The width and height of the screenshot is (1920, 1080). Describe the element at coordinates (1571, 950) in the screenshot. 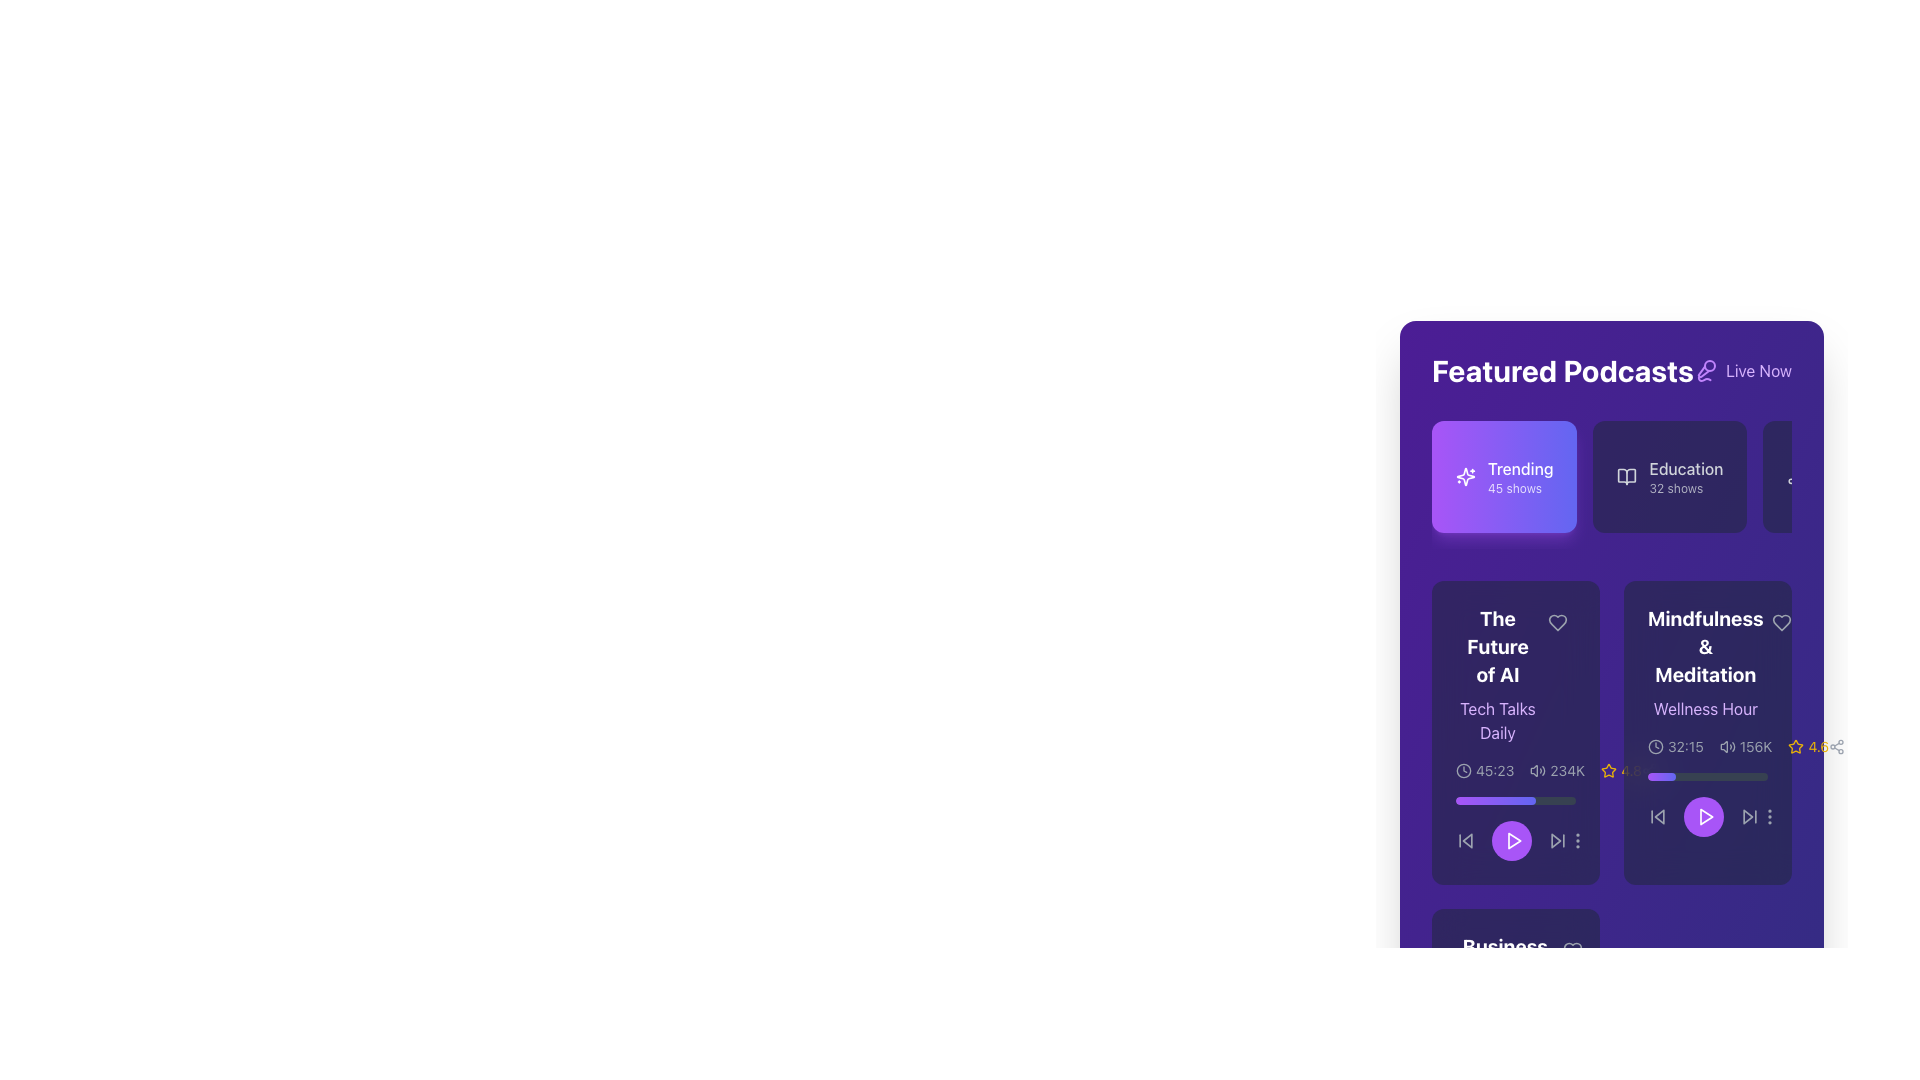

I see `the heart-shaped icon in the lower-right corner of the podcast card to mark it as favorite` at that location.